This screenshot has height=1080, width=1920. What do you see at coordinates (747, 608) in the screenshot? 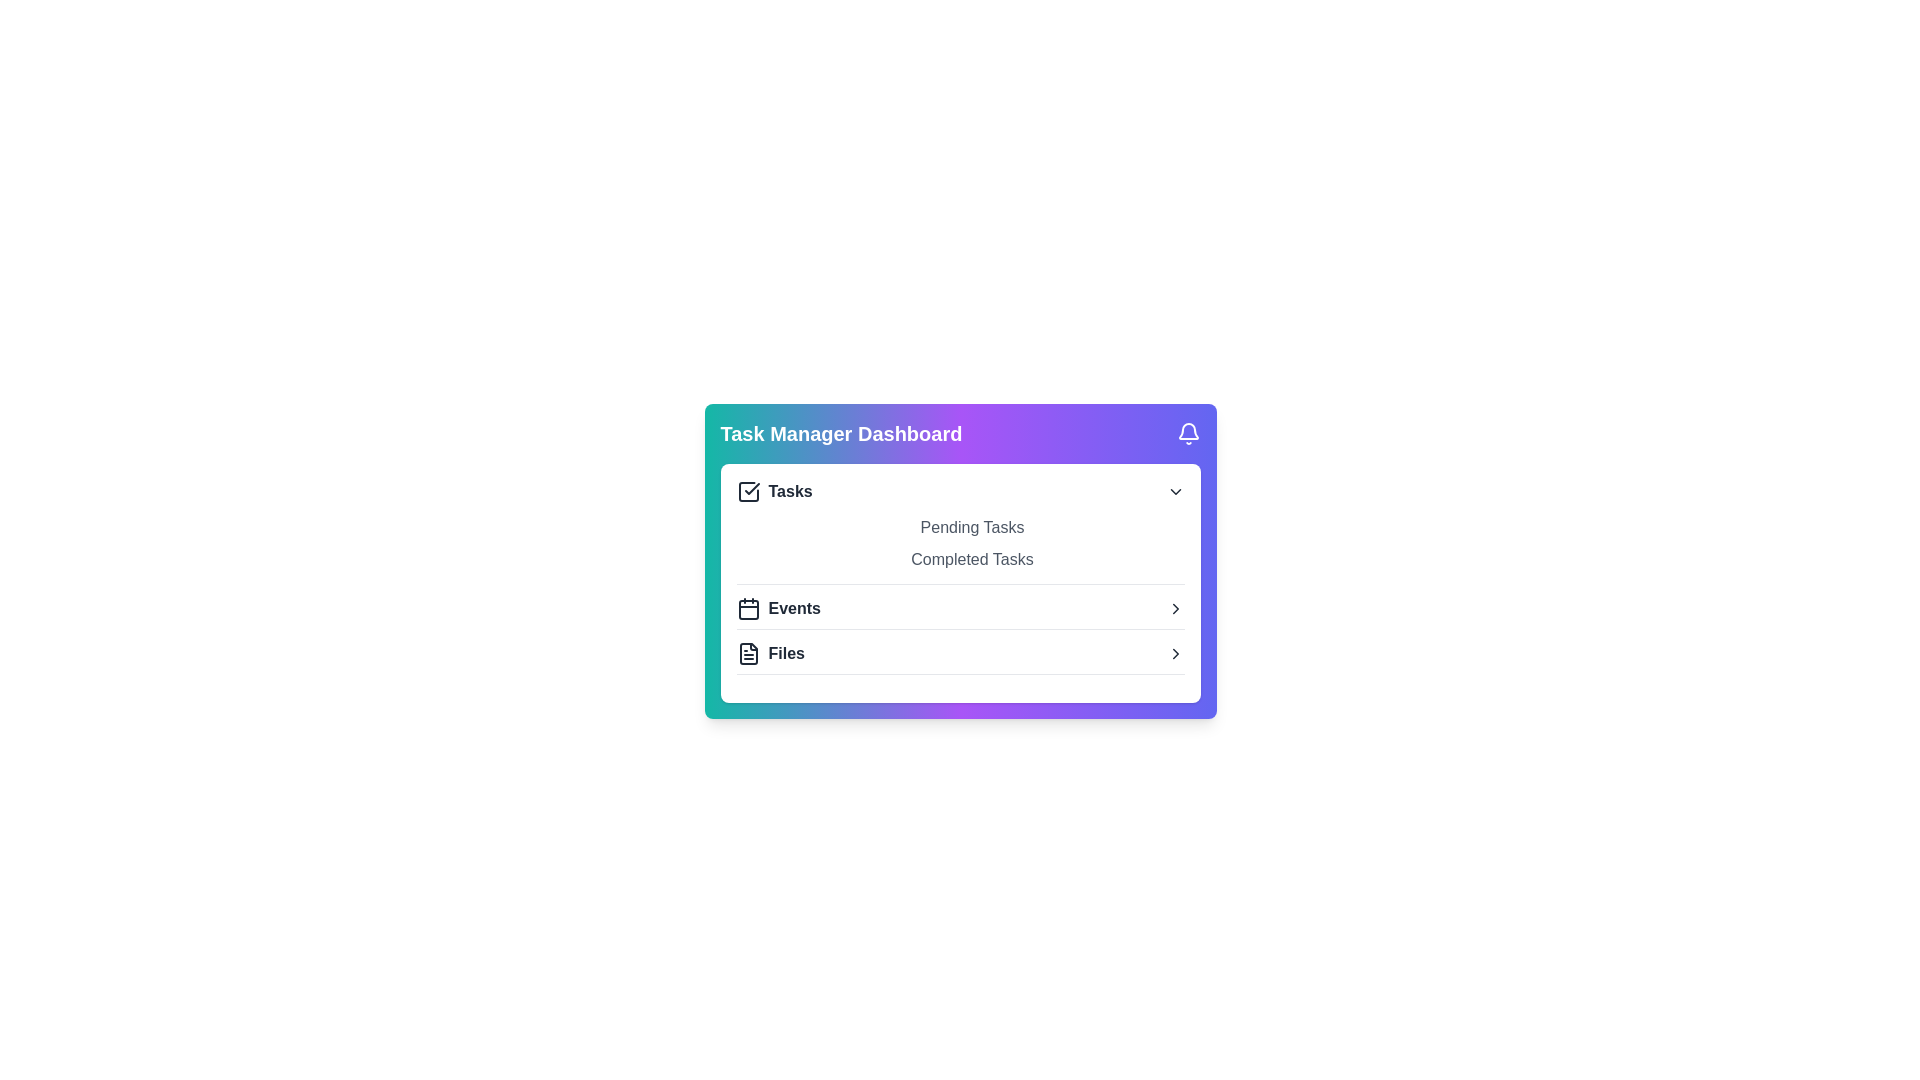
I see `the 'Events' icon located to the immediate left of the label text 'Events' in the second row of the list under the 'Task Manager Dashboard' section` at bounding box center [747, 608].